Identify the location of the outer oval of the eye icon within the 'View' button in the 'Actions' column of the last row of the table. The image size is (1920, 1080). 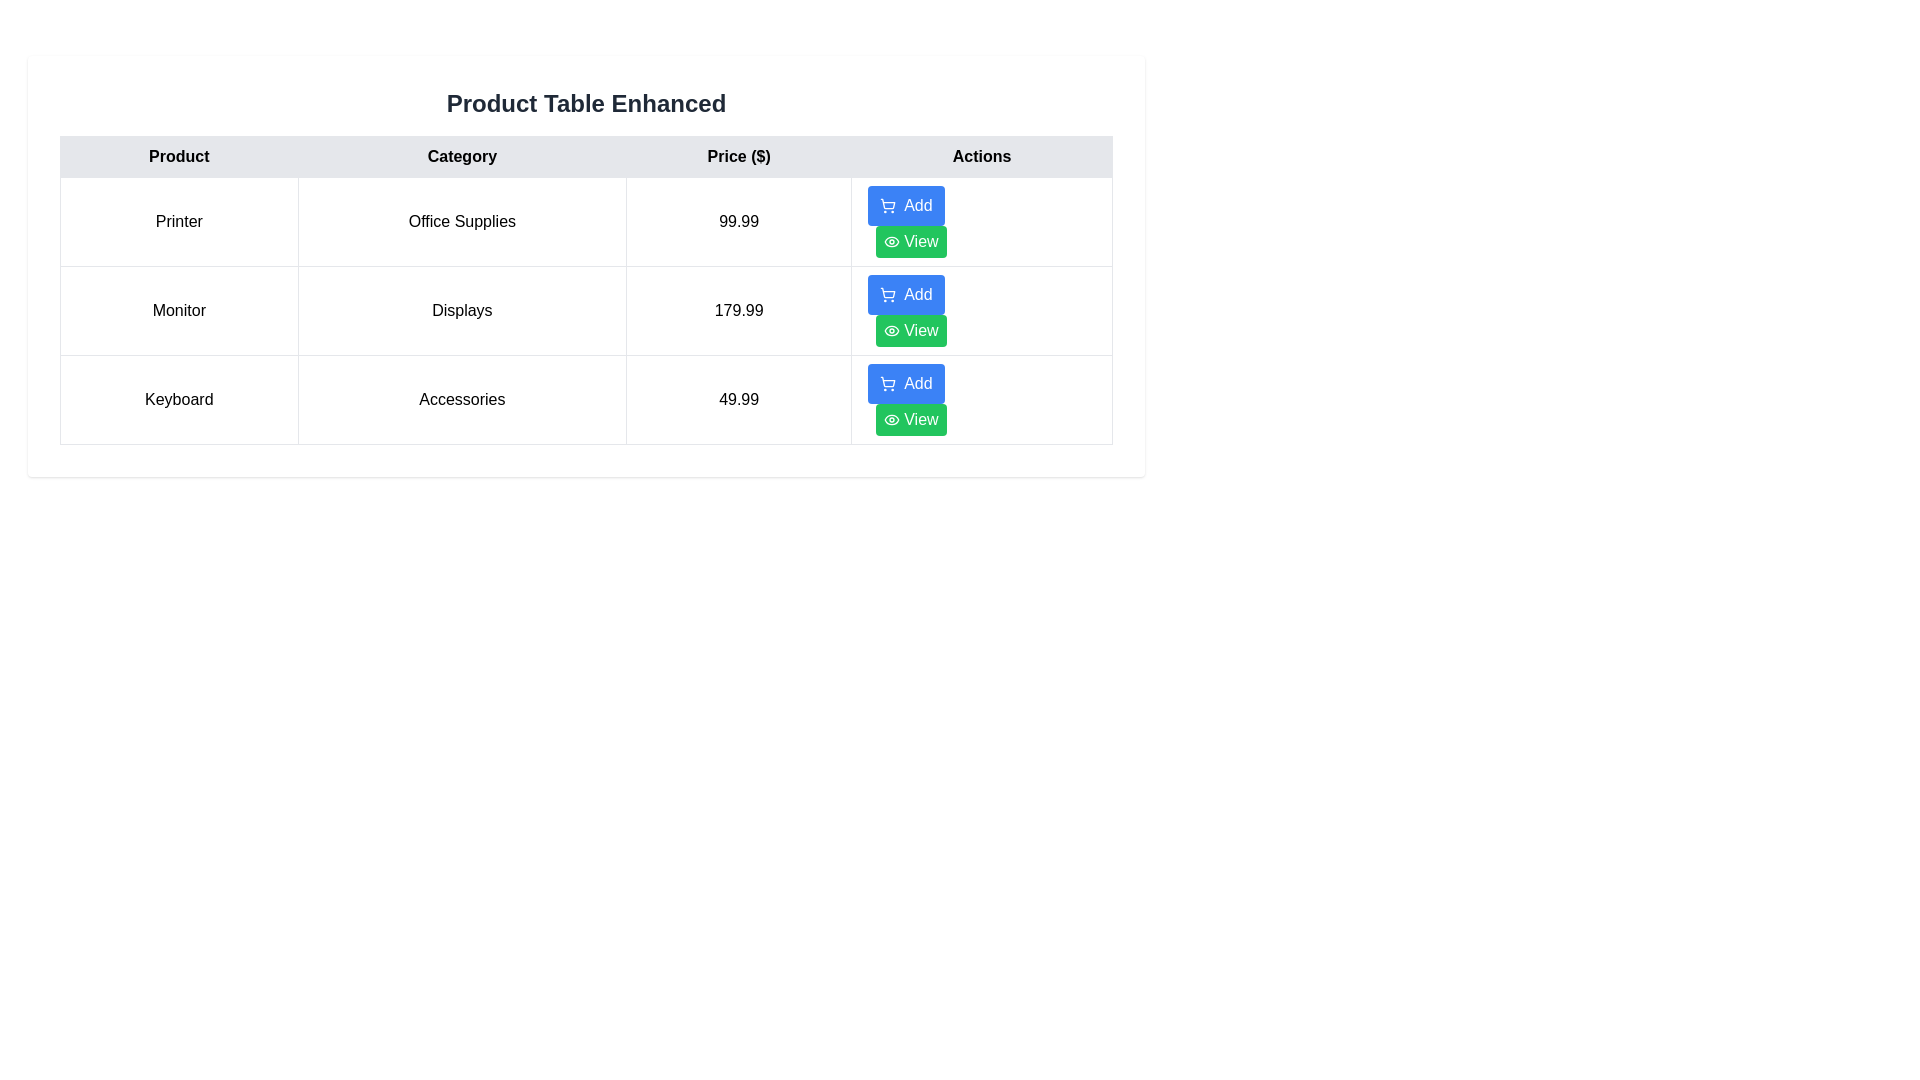
(891, 419).